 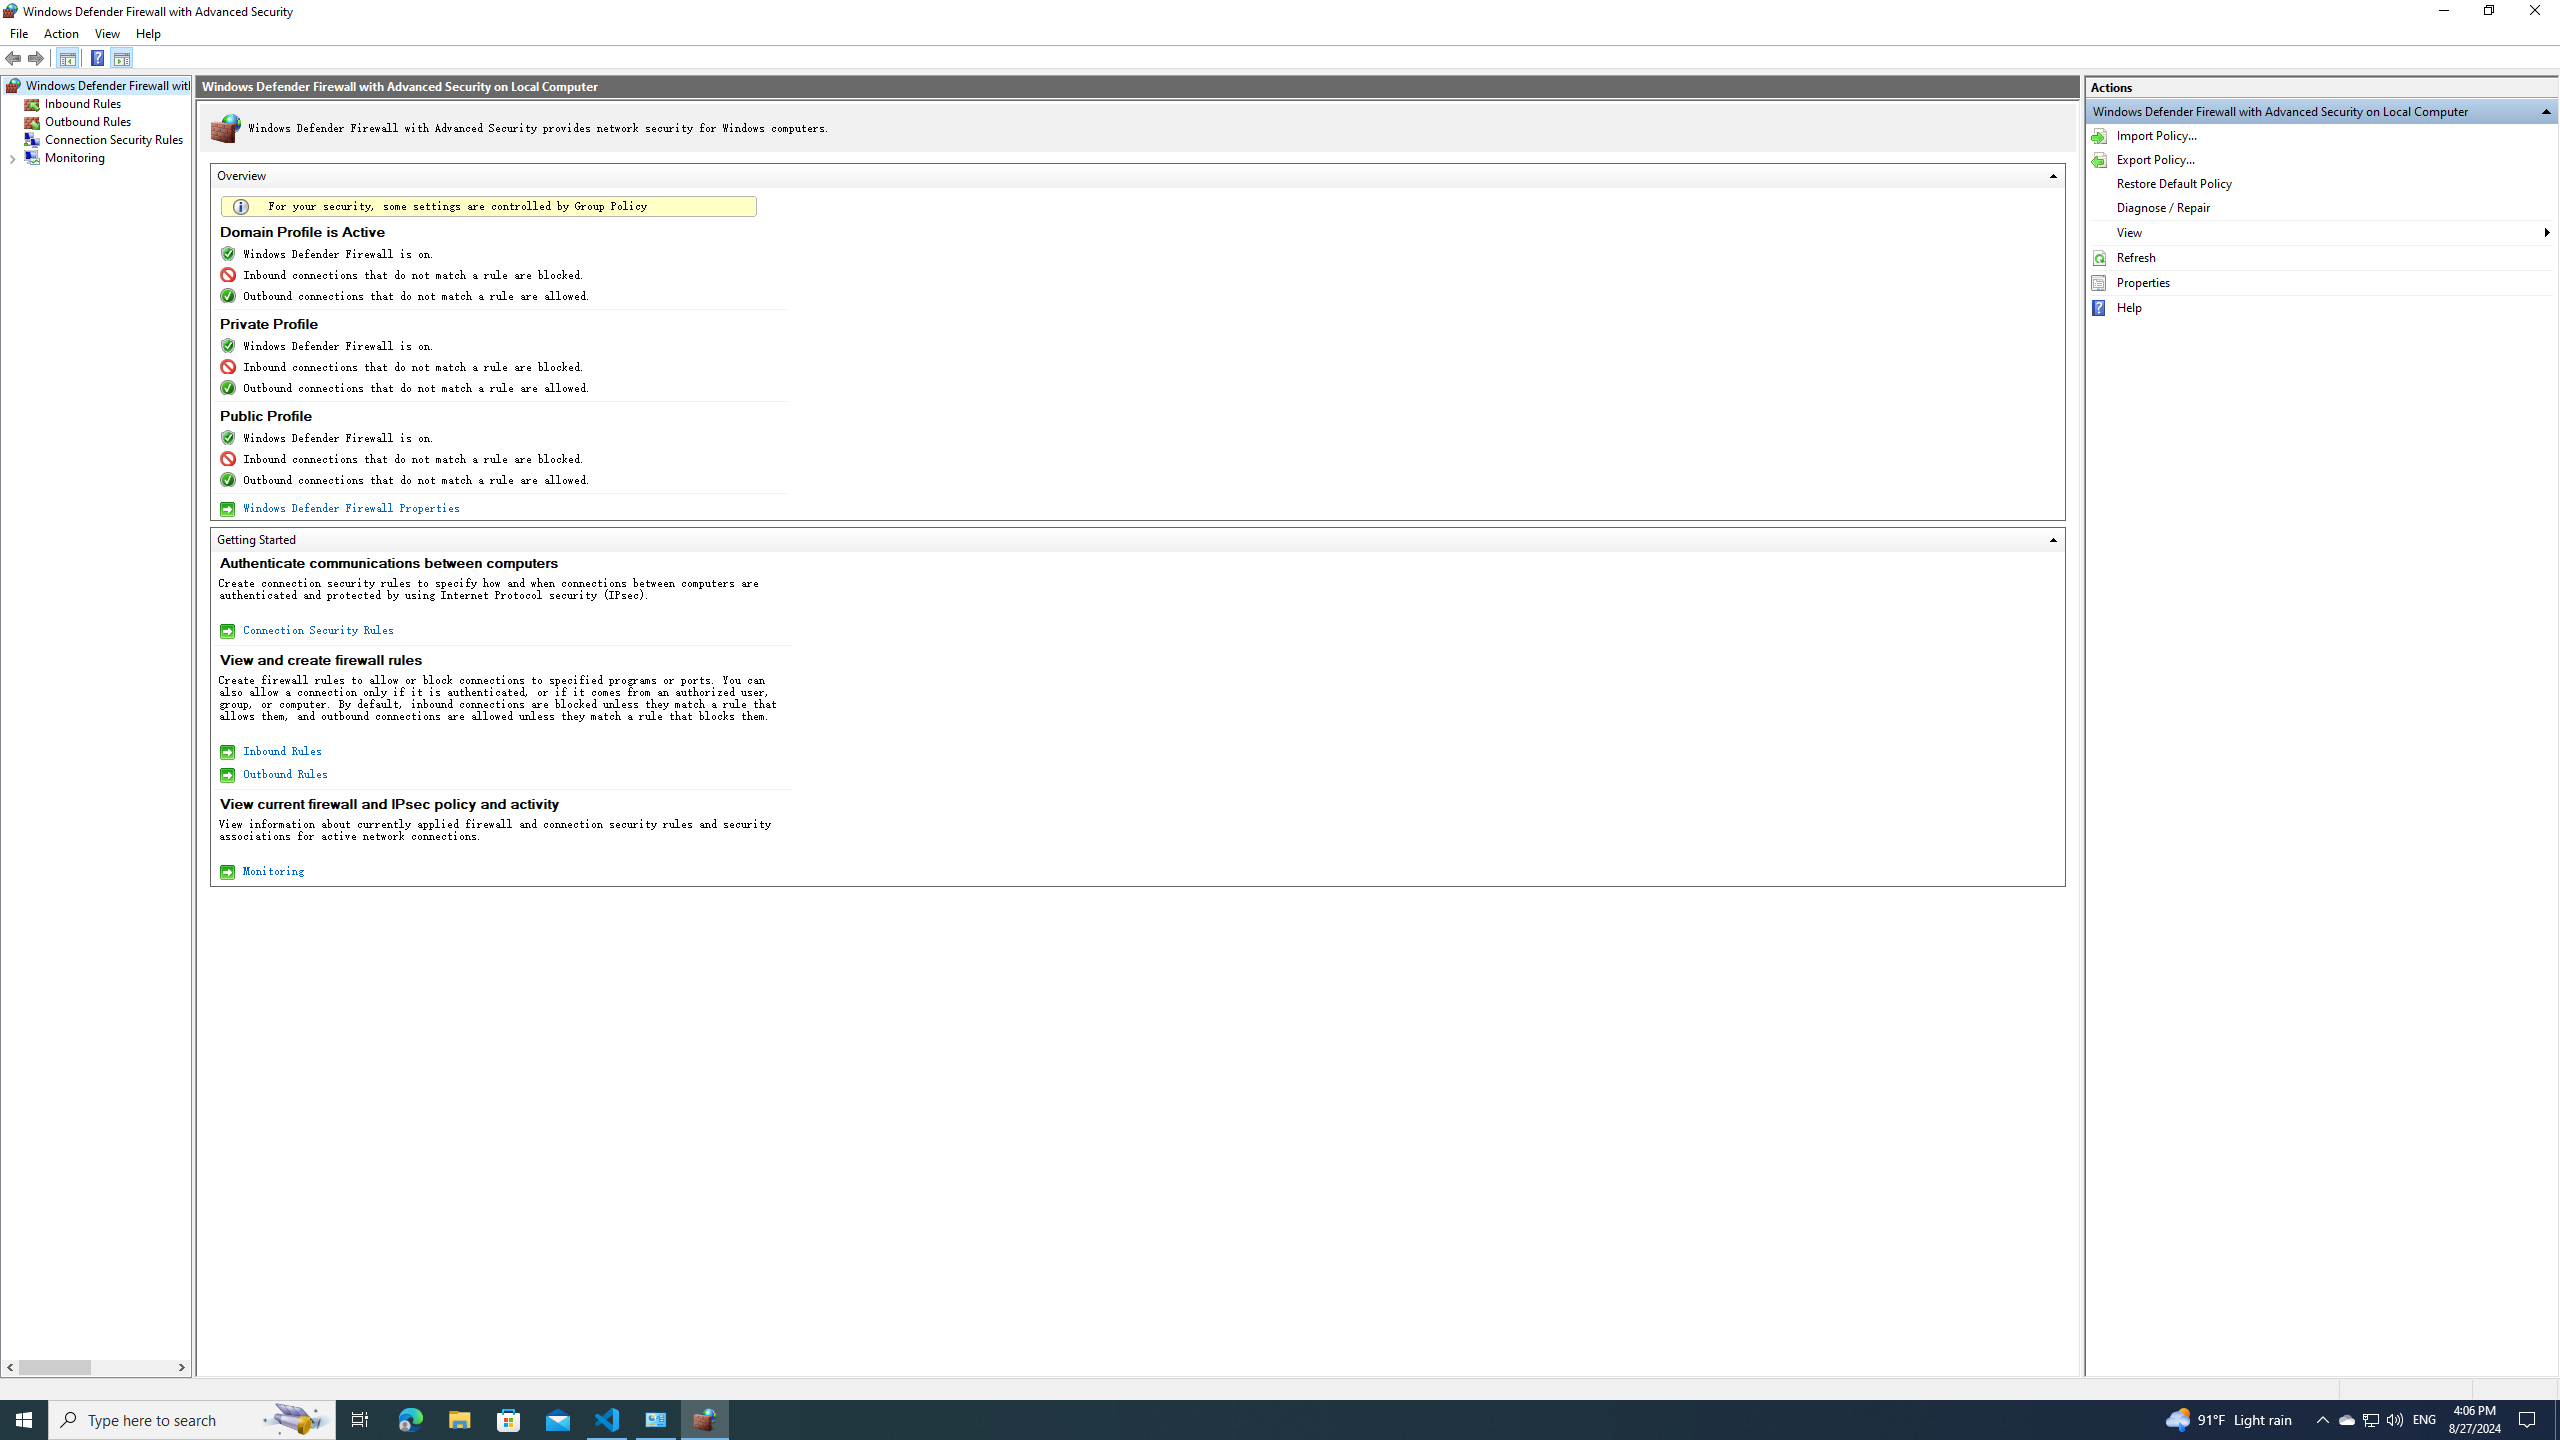 I want to click on 'Refresh', so click(x=2320, y=257).